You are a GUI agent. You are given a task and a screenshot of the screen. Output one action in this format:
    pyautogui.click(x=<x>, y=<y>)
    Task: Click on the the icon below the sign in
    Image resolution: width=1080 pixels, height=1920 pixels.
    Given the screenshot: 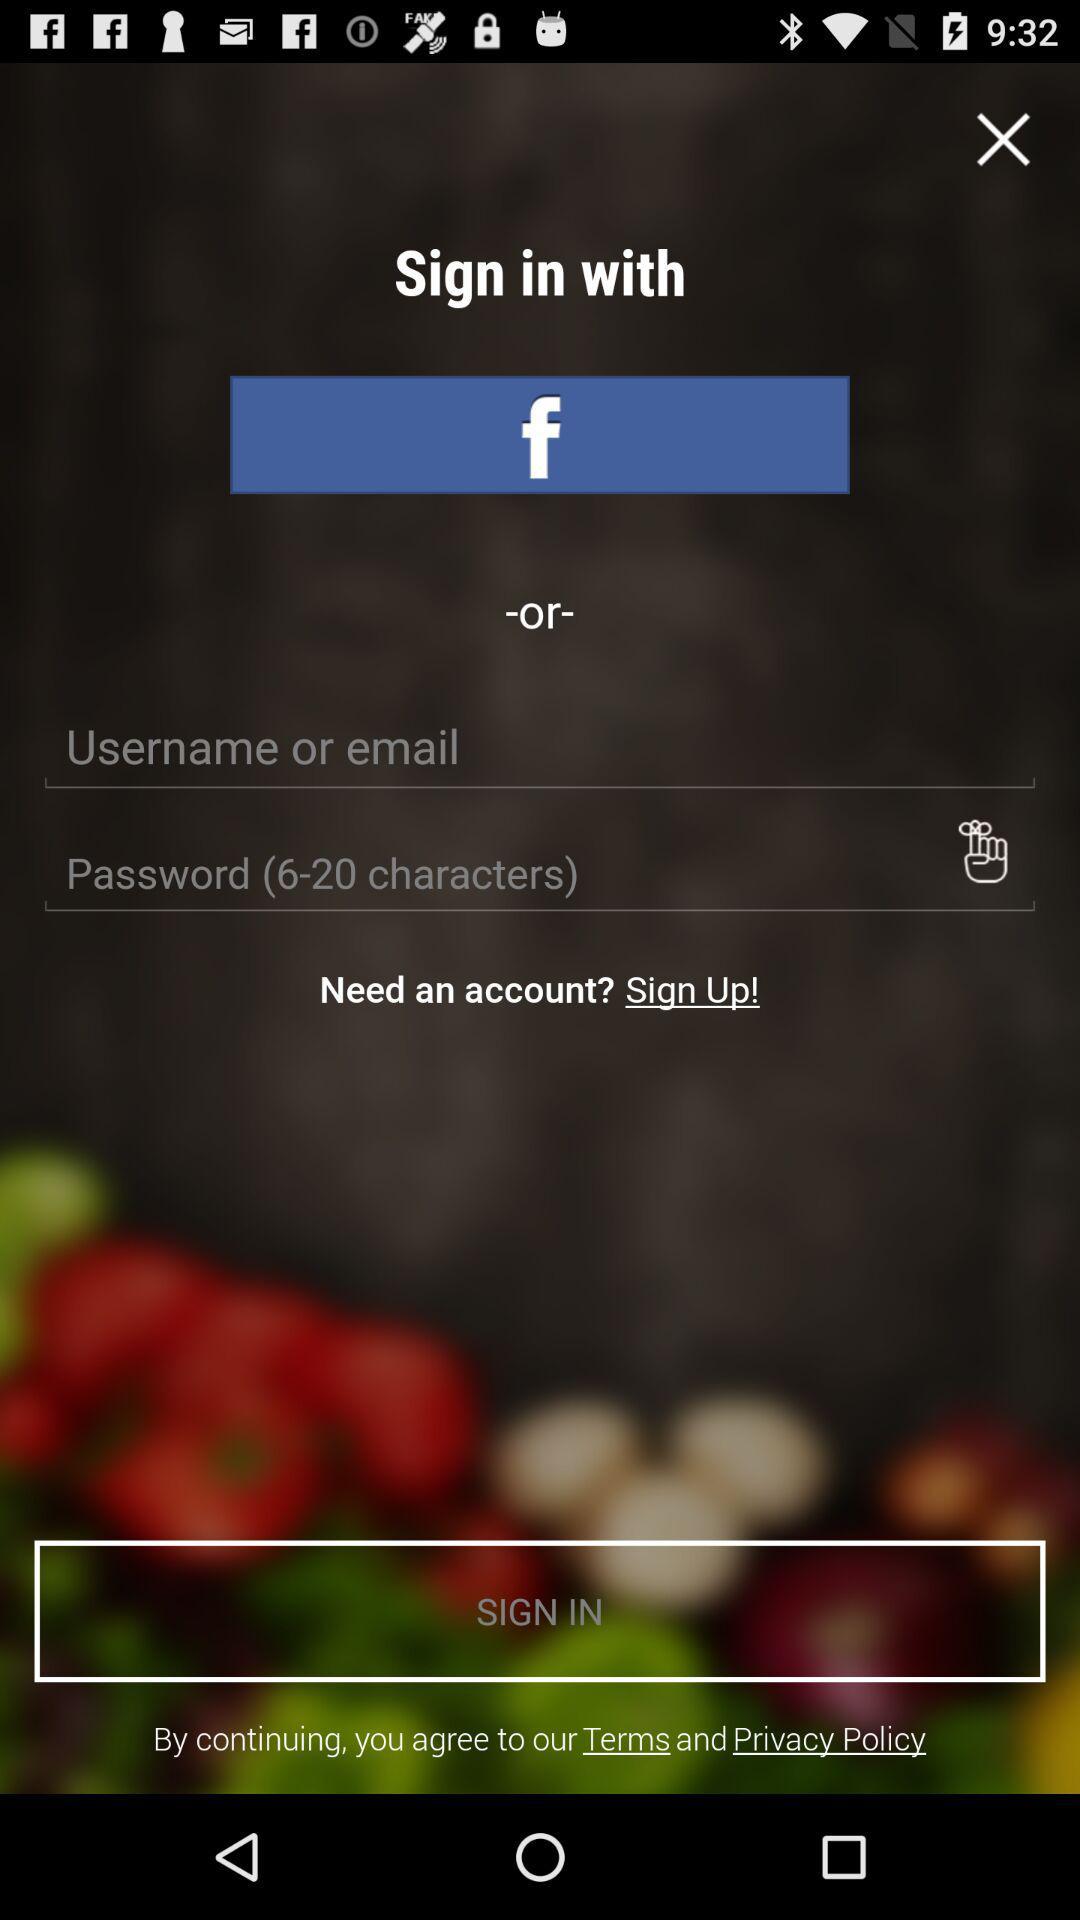 What is the action you would take?
    pyautogui.click(x=829, y=1737)
    